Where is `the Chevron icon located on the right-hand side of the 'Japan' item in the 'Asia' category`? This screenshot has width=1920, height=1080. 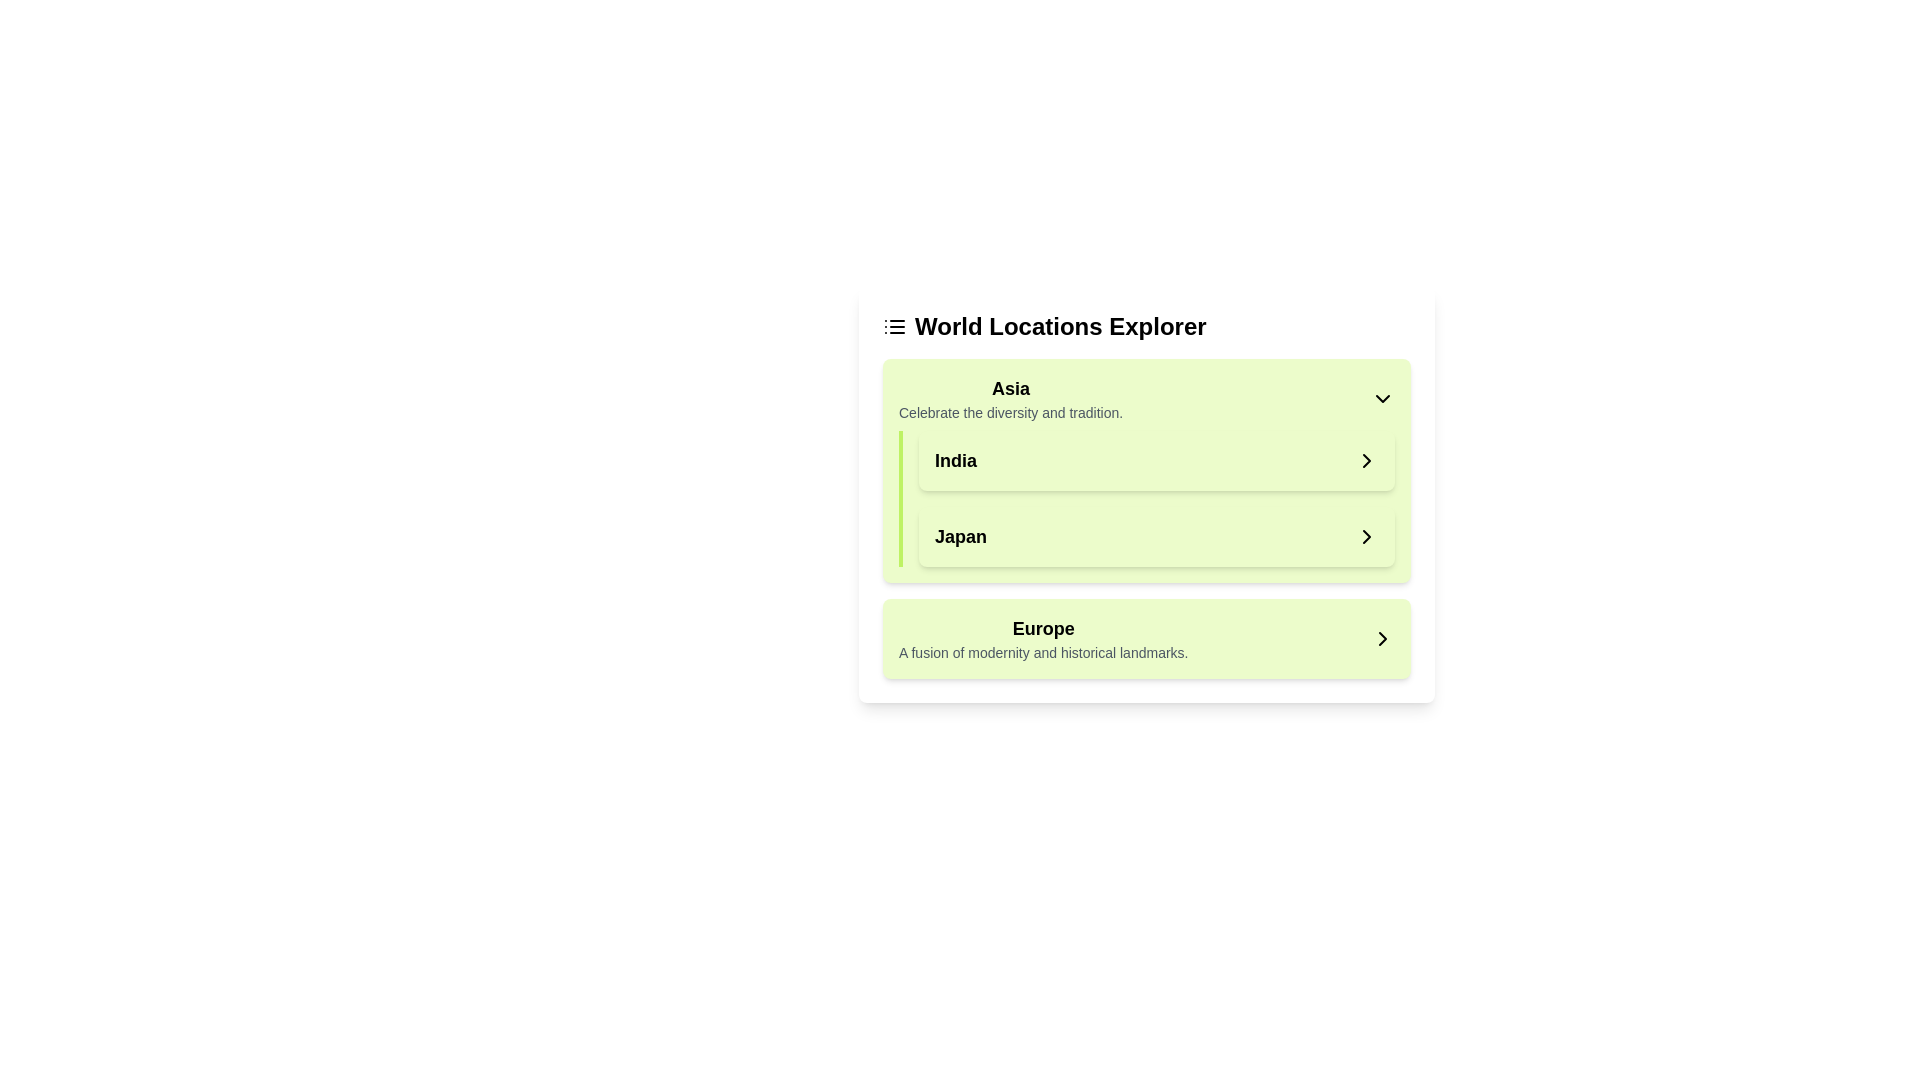 the Chevron icon located on the right-hand side of the 'Japan' item in the 'Asia' category is located at coordinates (1366, 535).